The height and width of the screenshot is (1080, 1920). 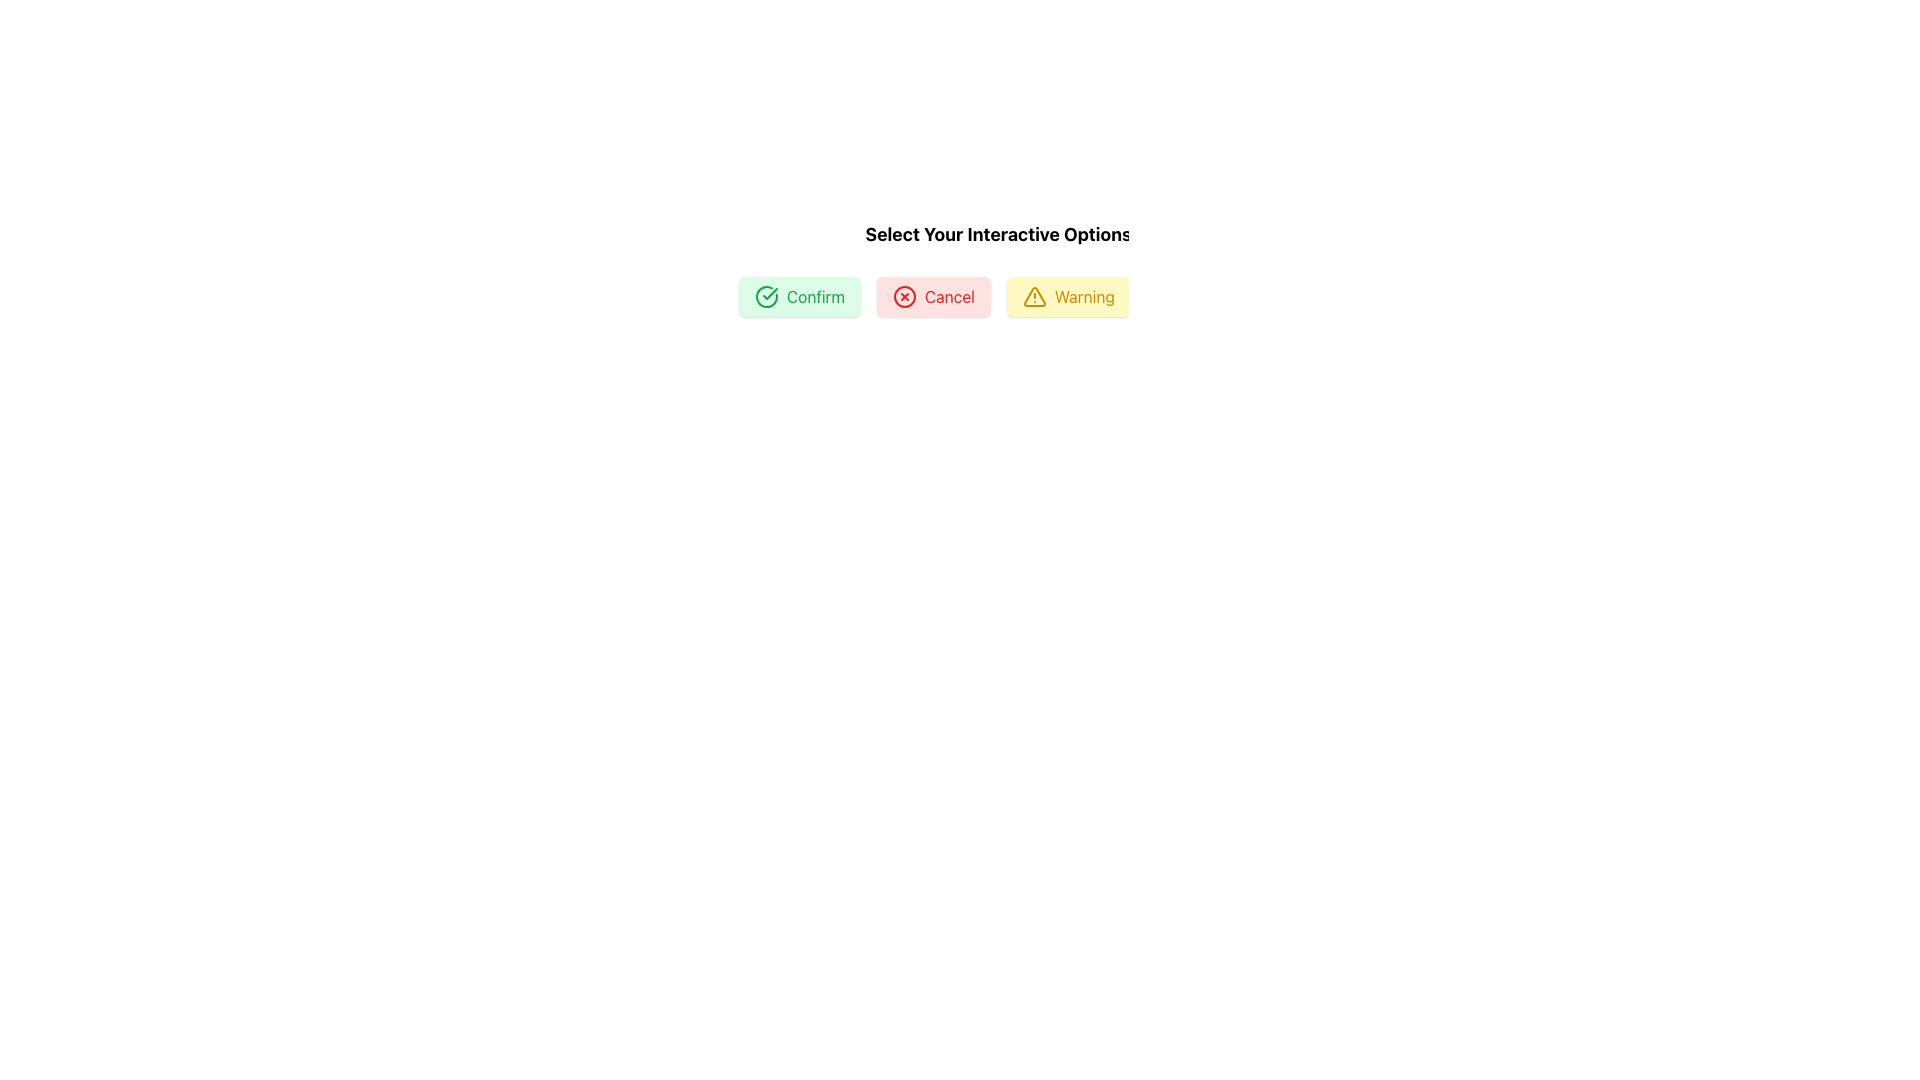 What do you see at coordinates (766, 297) in the screenshot?
I see `the confirmation icon located at the far left of the green 'Confirm' button, which visually represents confirmation or approval within the horizontal button layout` at bounding box center [766, 297].